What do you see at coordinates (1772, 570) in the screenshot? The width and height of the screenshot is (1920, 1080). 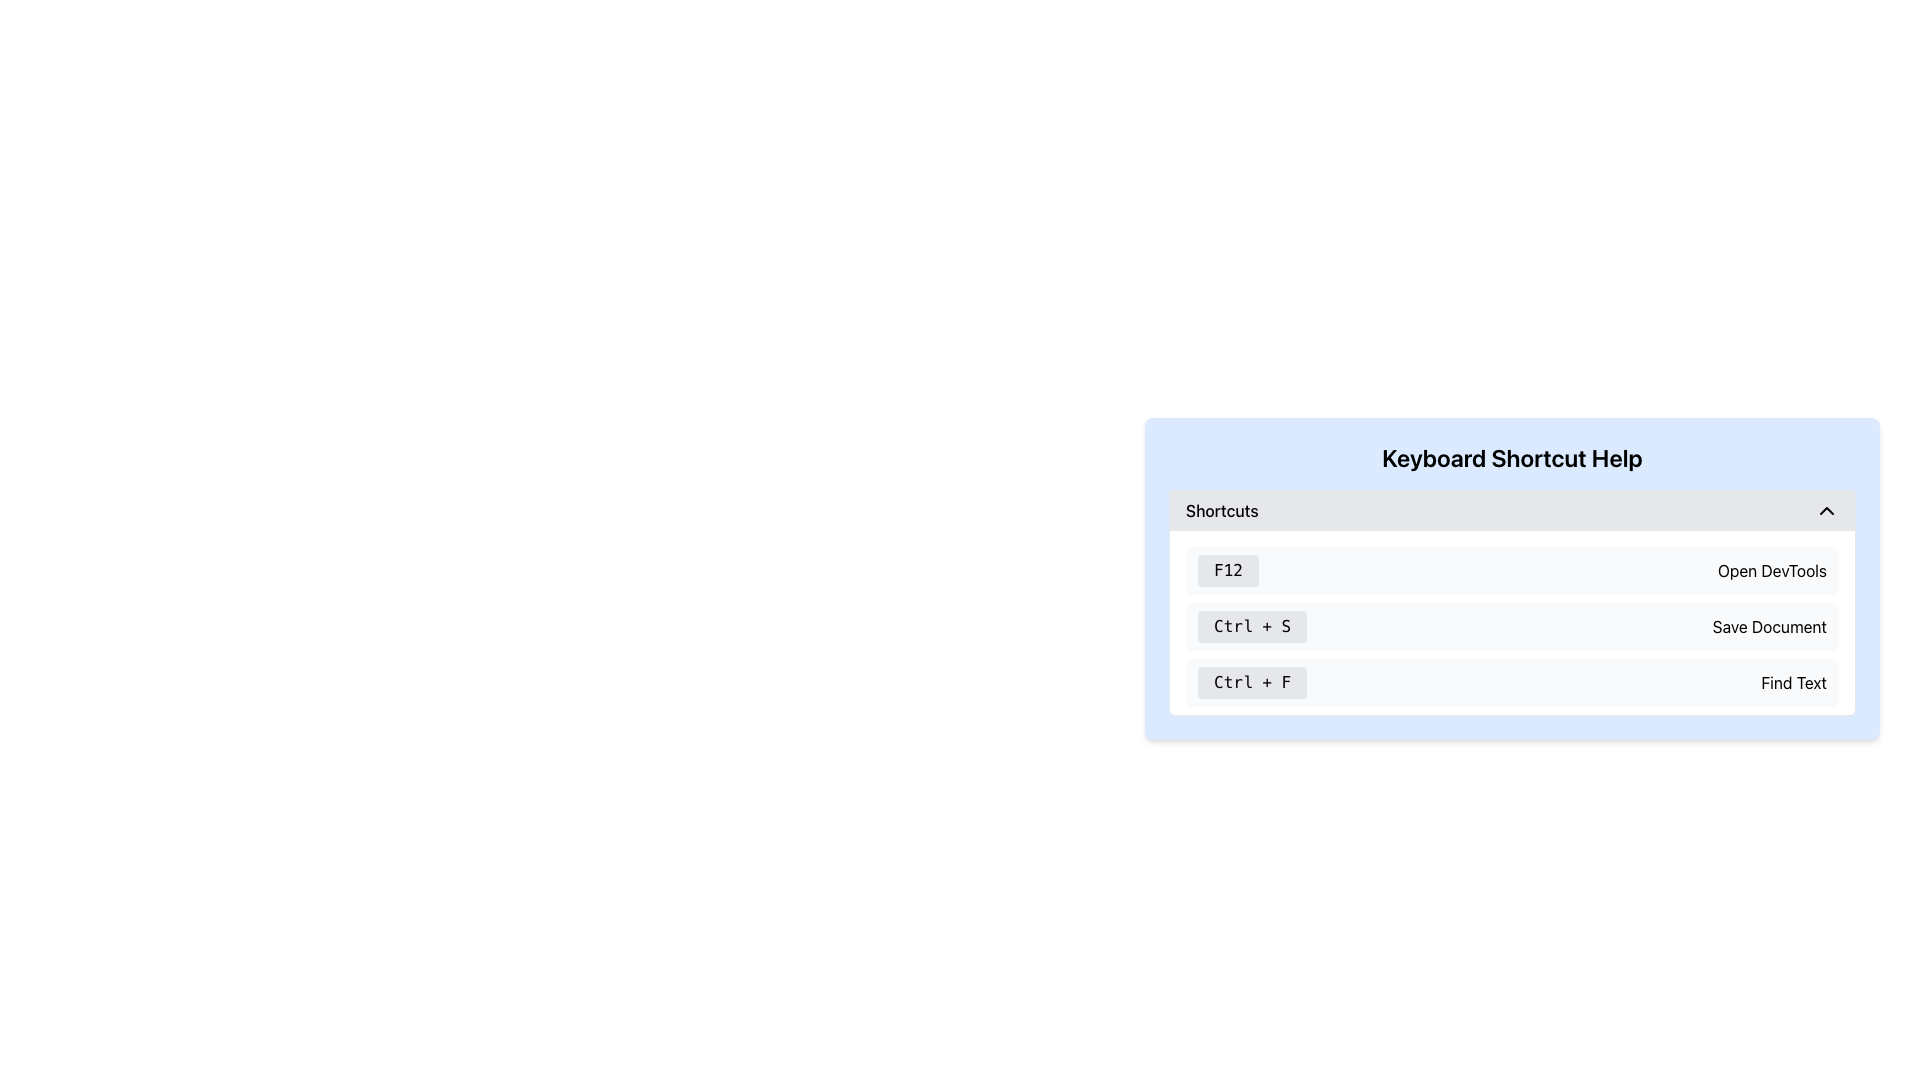 I see `the 'Open DevTools' label located in the 'Keyboard Shortcut Help' section, which is positioned to the right of the 'F12' label` at bounding box center [1772, 570].